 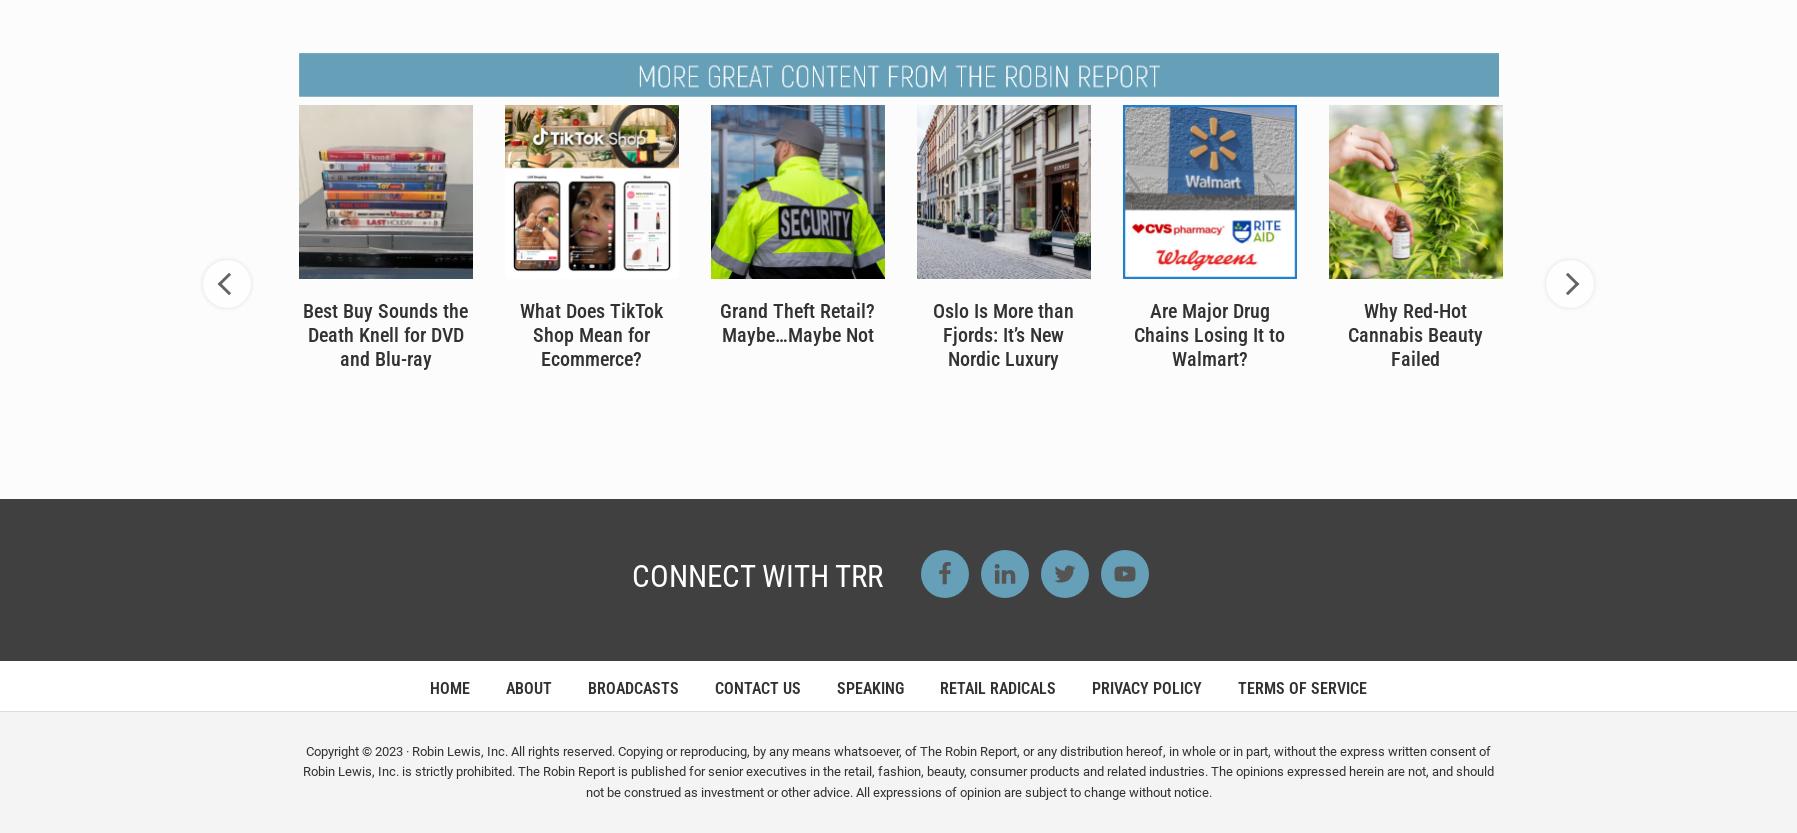 What do you see at coordinates (633, 686) in the screenshot?
I see `'BROADCASTS'` at bounding box center [633, 686].